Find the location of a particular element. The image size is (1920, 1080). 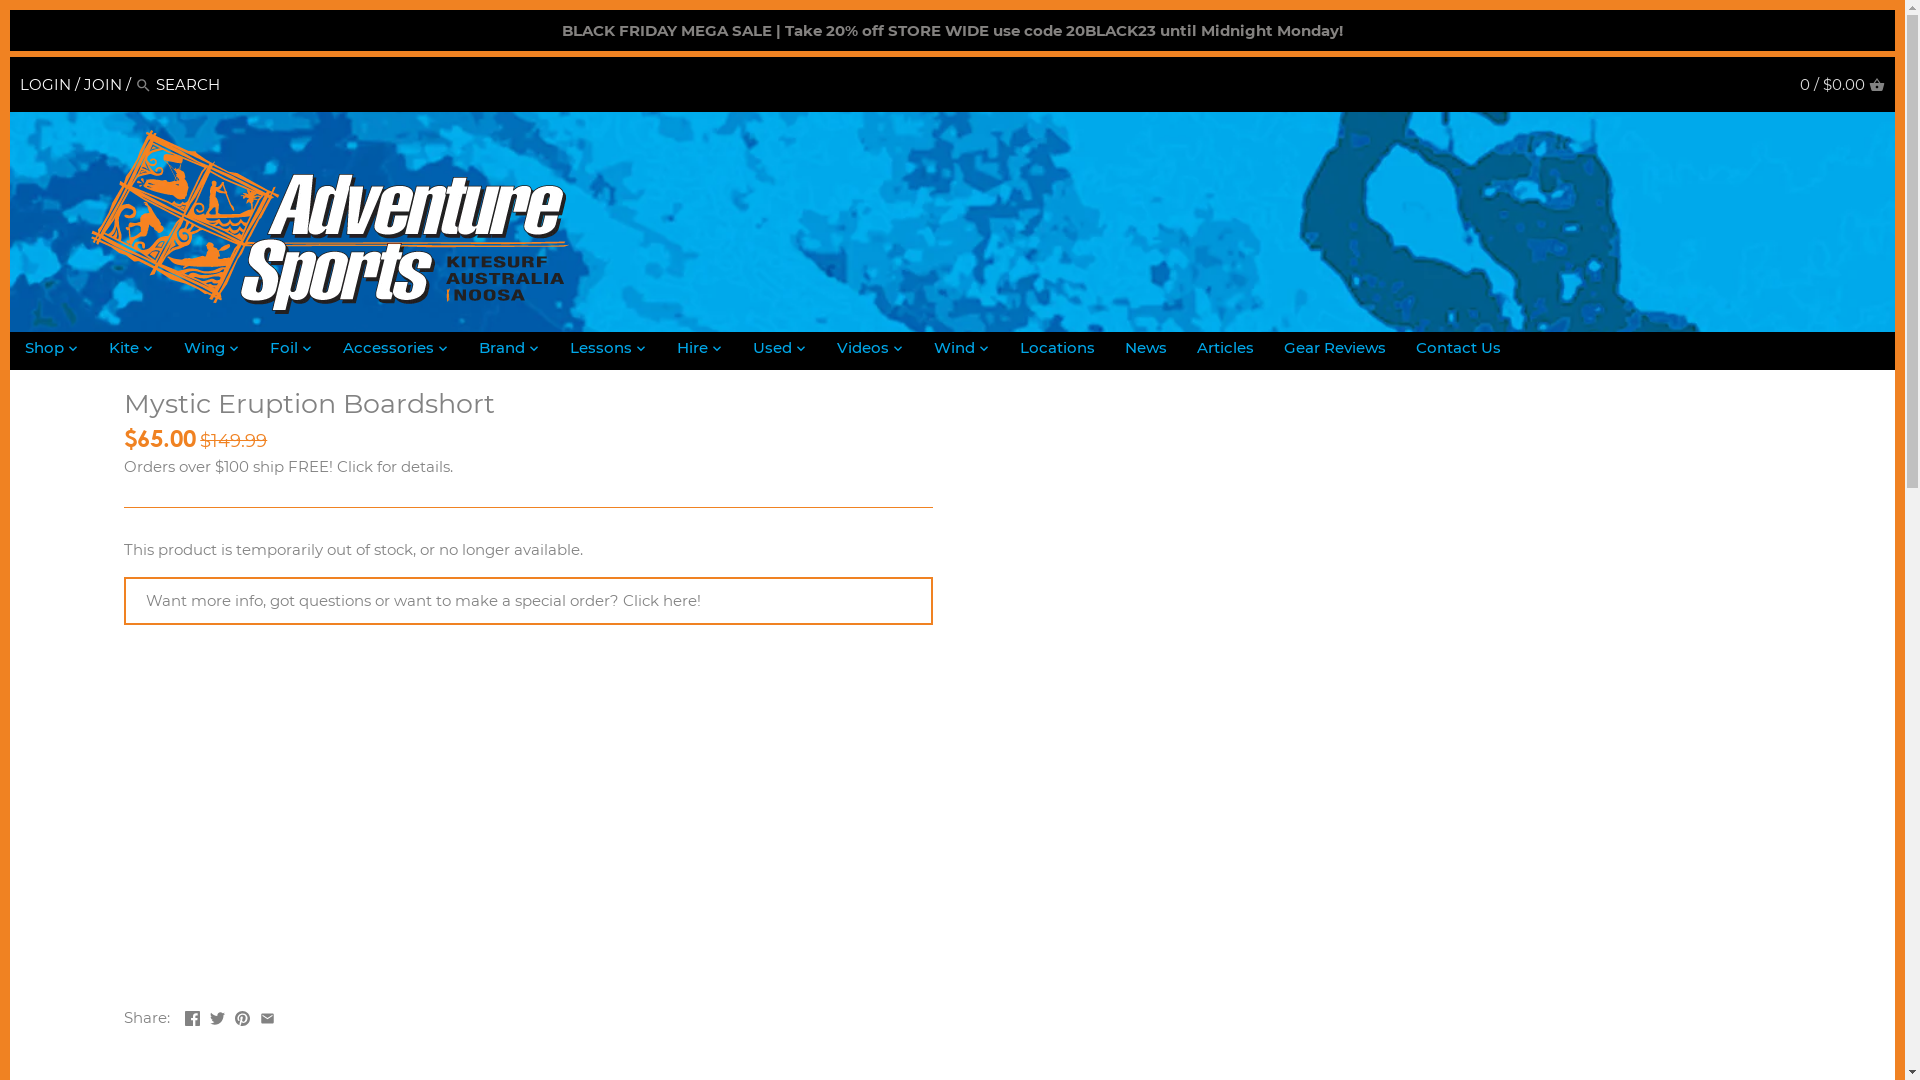

'Search' is located at coordinates (142, 83).